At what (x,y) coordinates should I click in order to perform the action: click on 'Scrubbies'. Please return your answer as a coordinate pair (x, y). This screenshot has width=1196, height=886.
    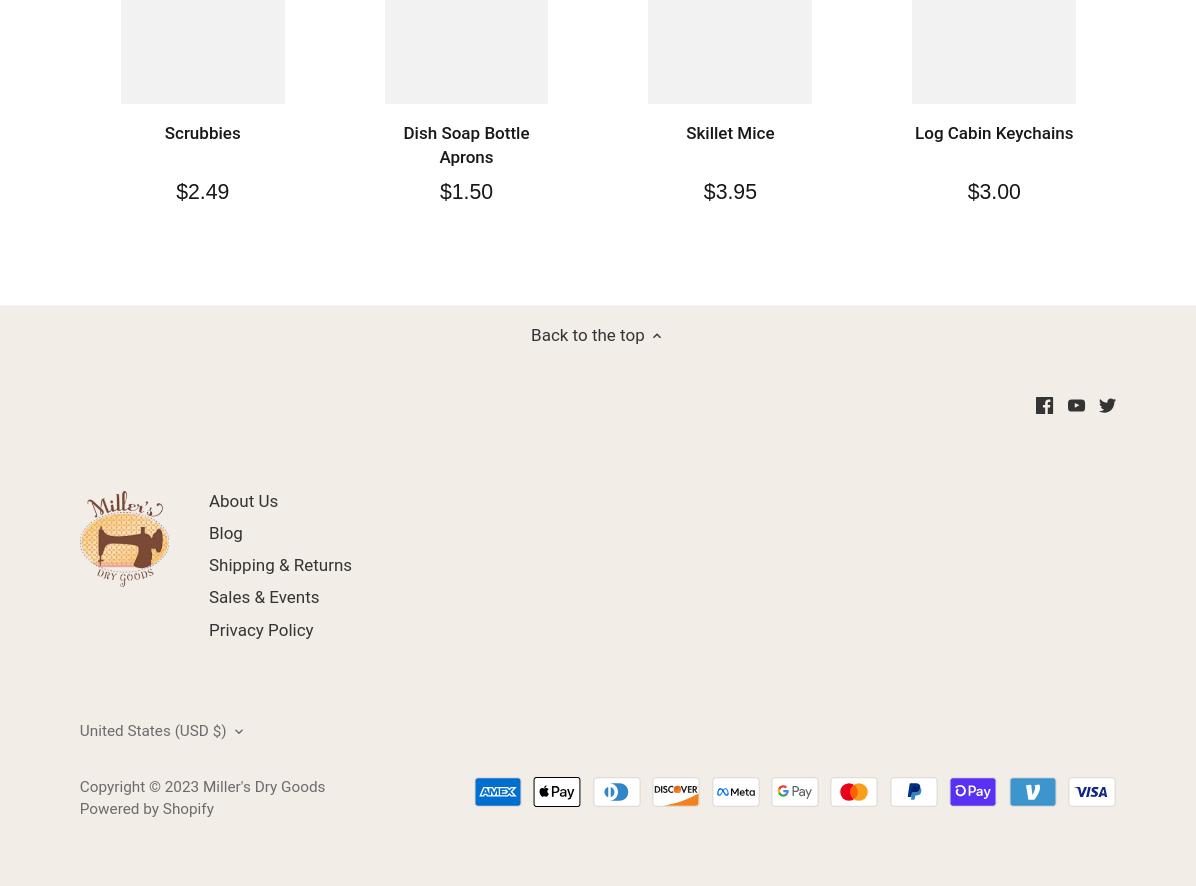
    Looking at the image, I should click on (202, 132).